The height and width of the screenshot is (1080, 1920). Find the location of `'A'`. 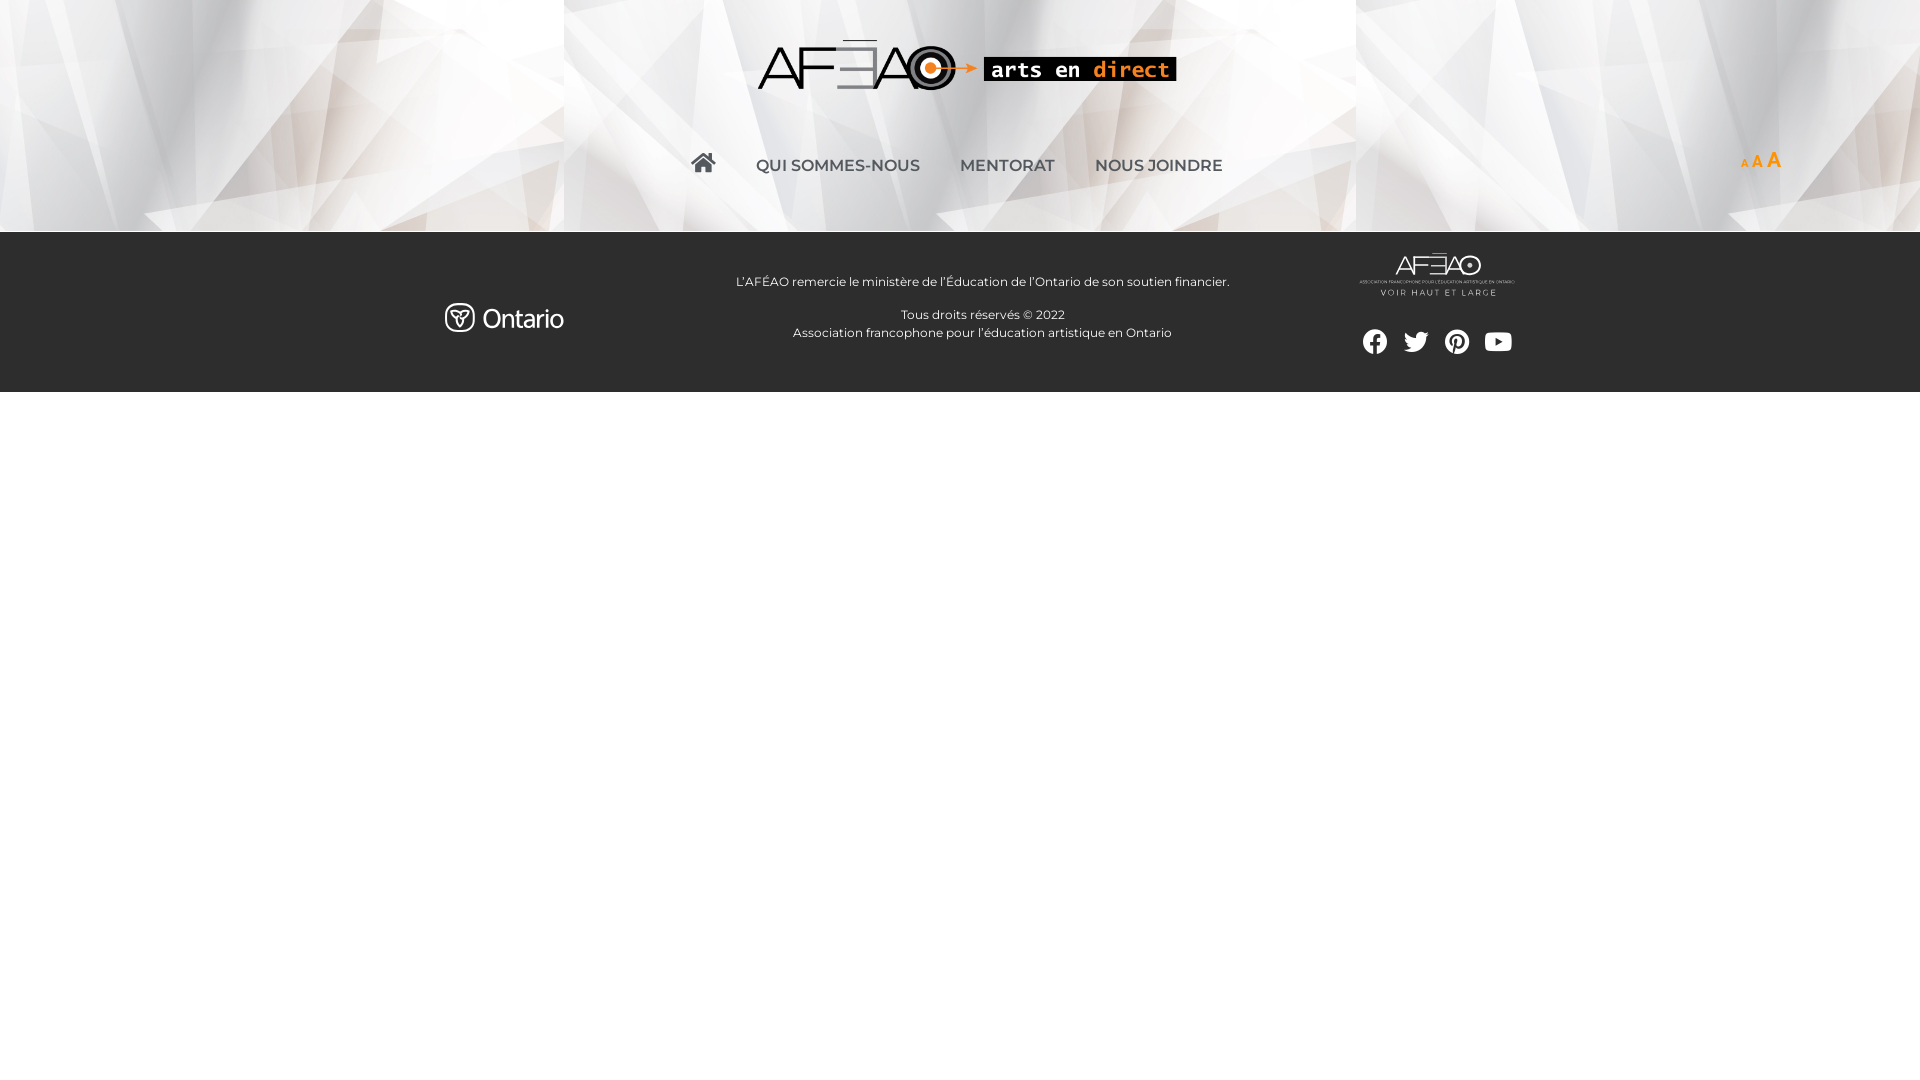

'A' is located at coordinates (1756, 160).